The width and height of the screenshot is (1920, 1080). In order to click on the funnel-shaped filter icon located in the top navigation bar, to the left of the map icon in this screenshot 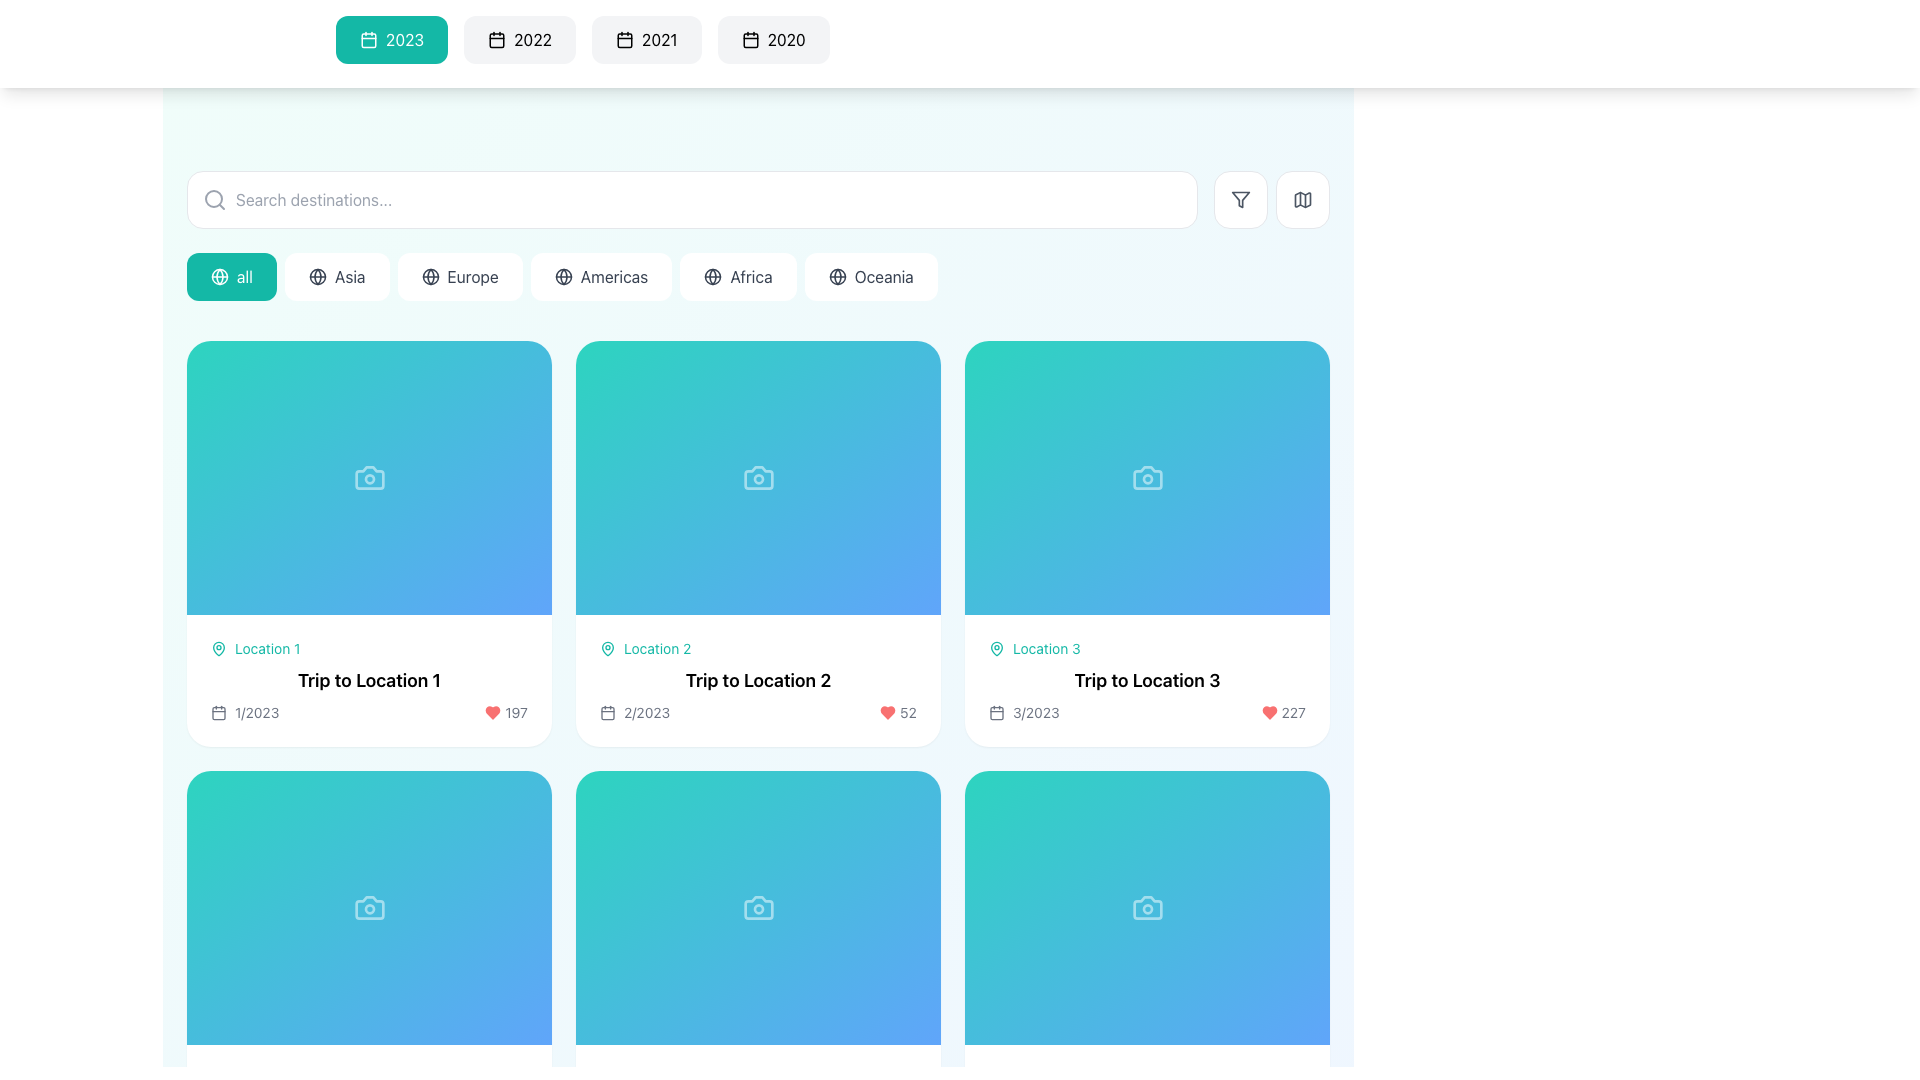, I will do `click(1240, 200)`.